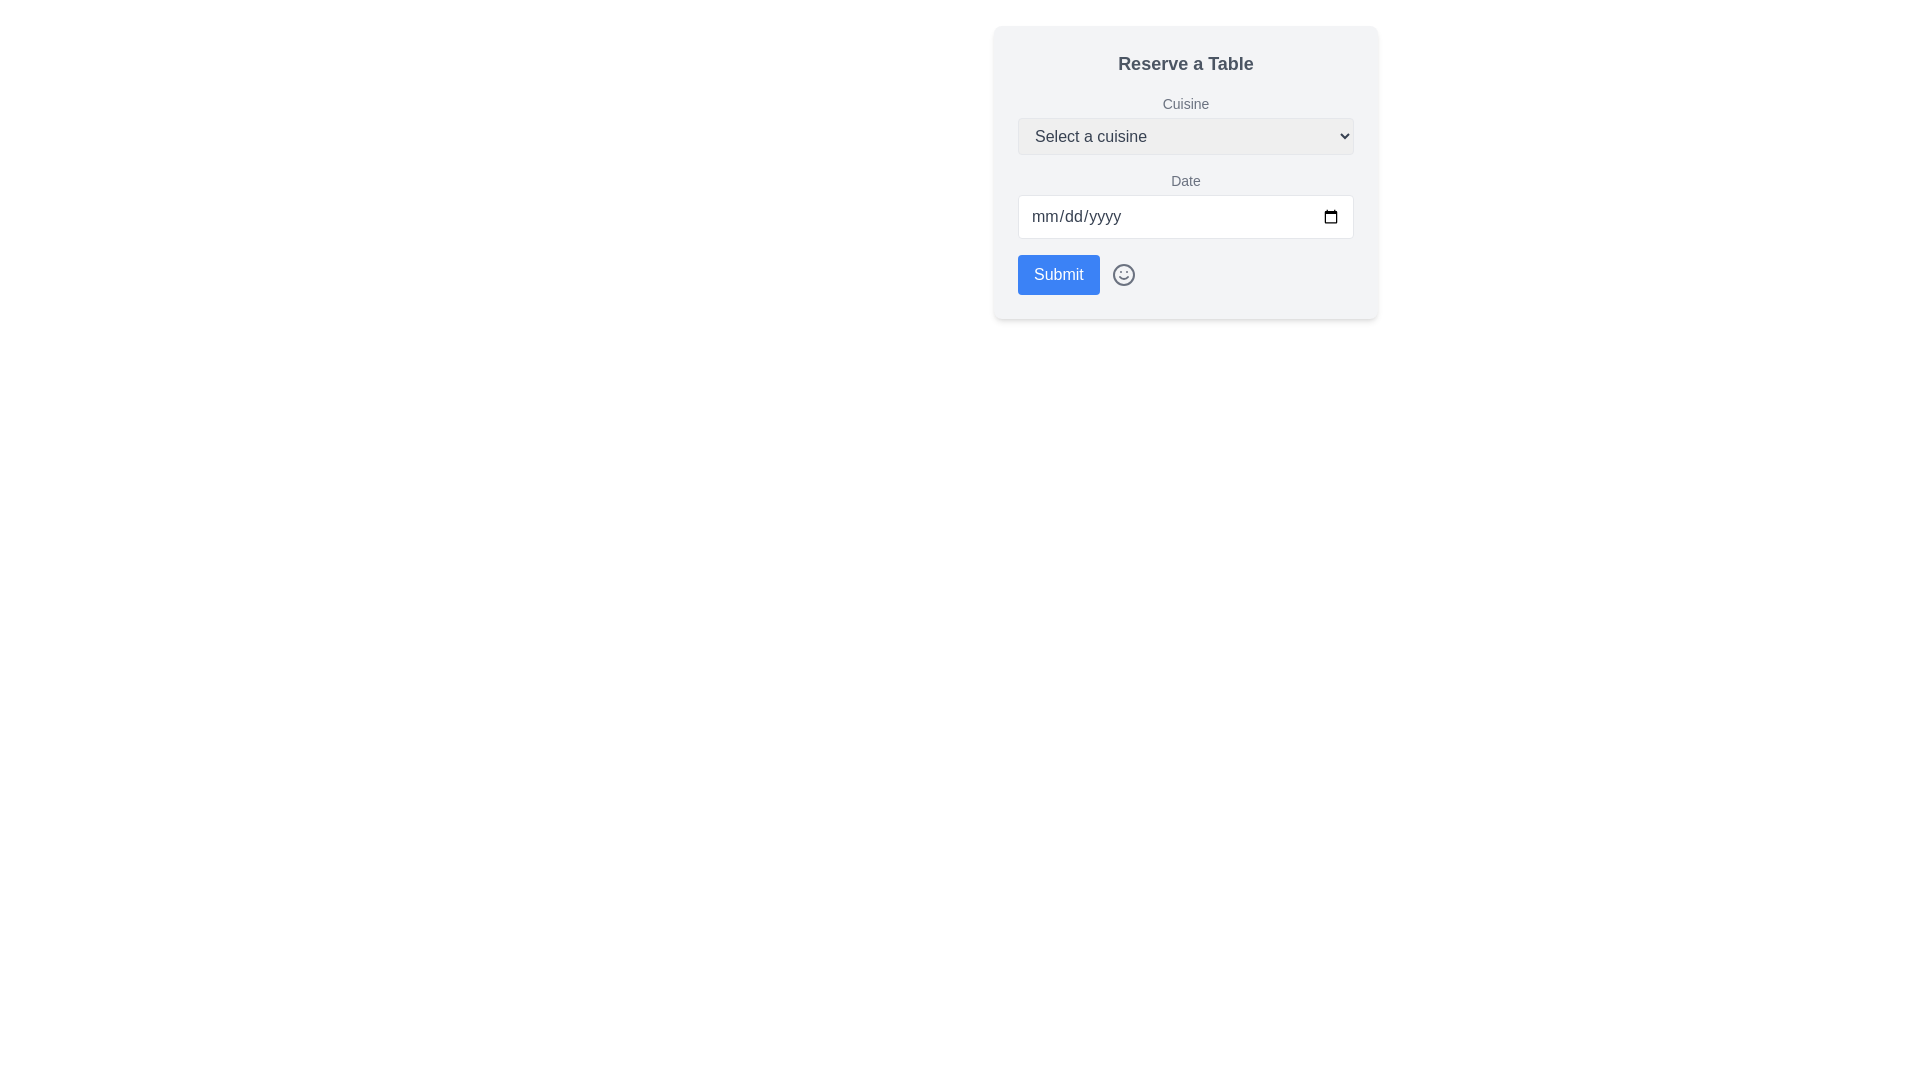 This screenshot has width=1920, height=1080. I want to click on the label for the dropdown menu that describes the associated input field for cuisines, located in the 'Reserve a Table' section, so click(1185, 104).